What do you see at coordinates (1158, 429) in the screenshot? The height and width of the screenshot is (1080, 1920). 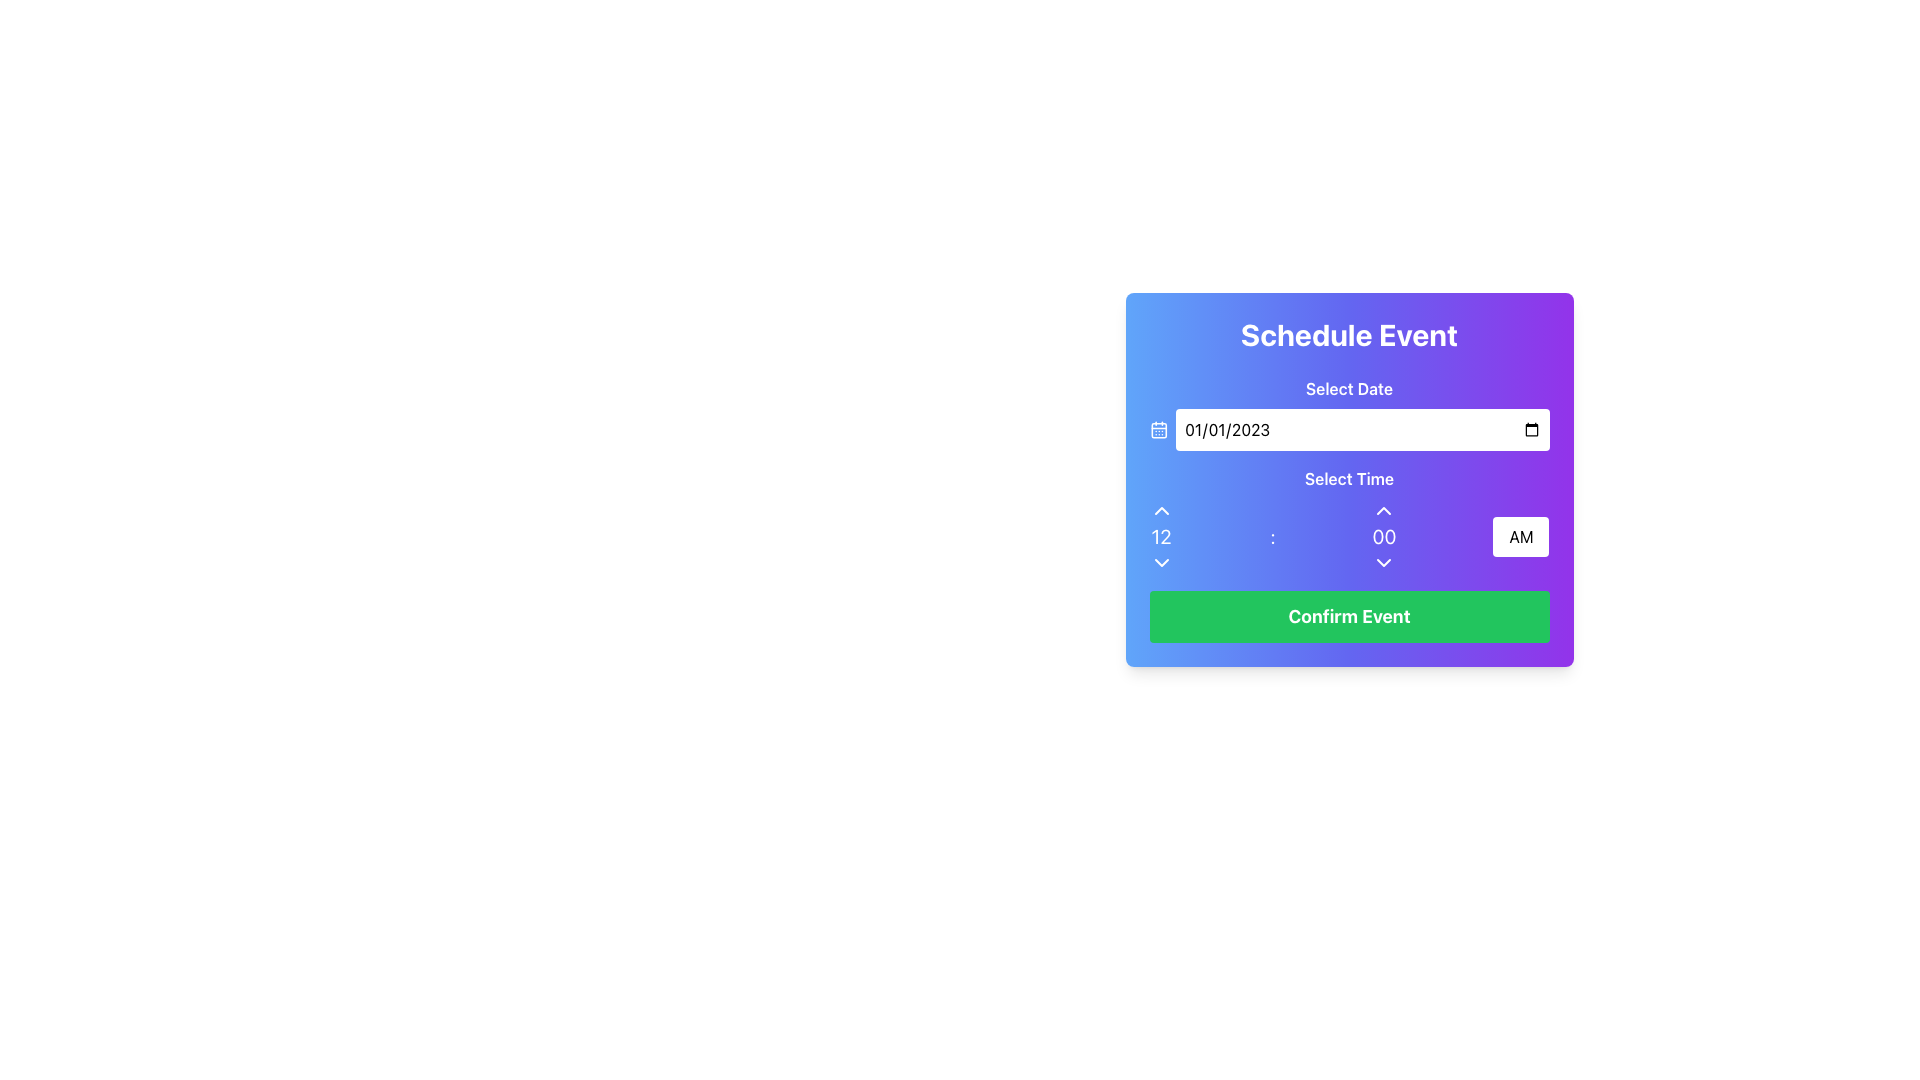 I see `the rectangular component styled within the calendar icon, located to the left of the 'Select Date' input field in the 'Schedule Event' section` at bounding box center [1158, 429].